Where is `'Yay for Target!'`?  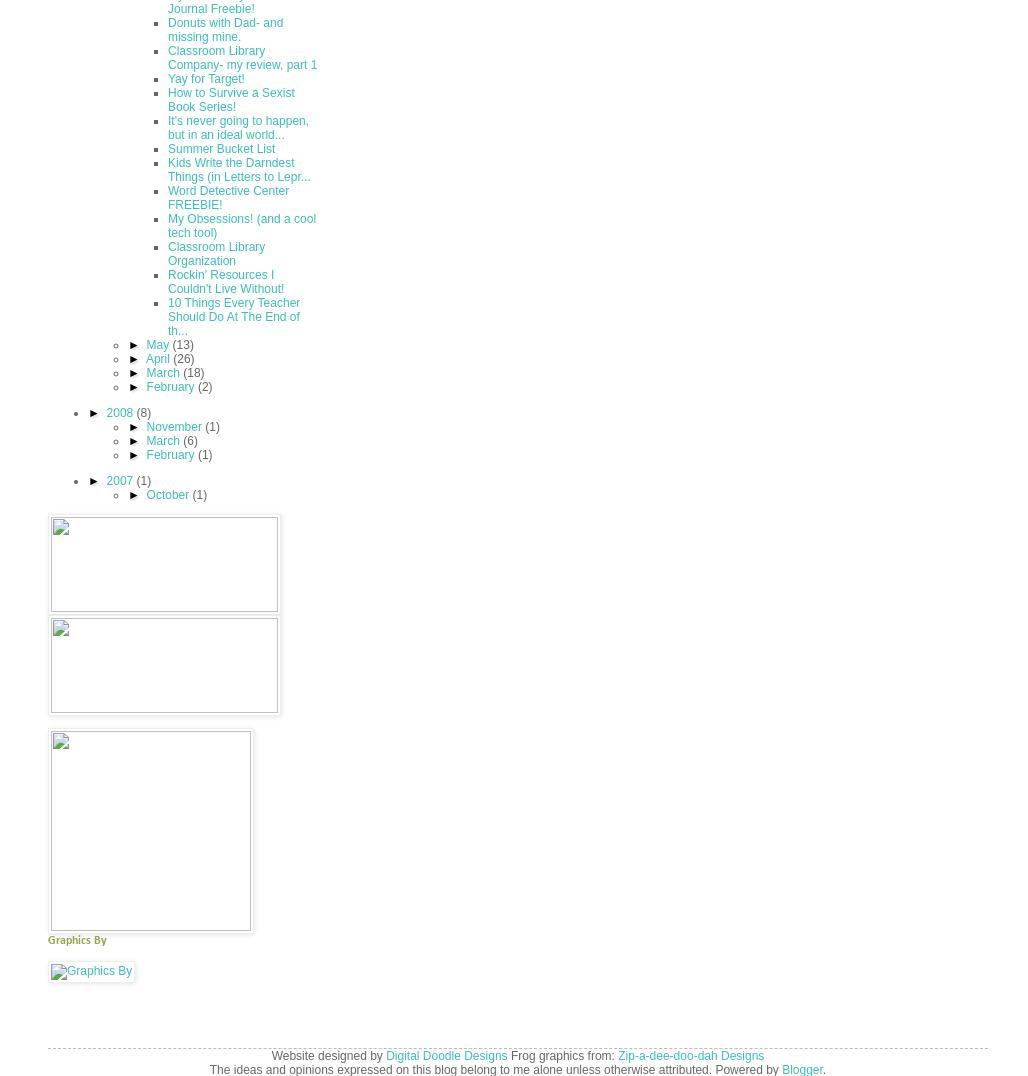 'Yay for Target!' is located at coordinates (205, 78).